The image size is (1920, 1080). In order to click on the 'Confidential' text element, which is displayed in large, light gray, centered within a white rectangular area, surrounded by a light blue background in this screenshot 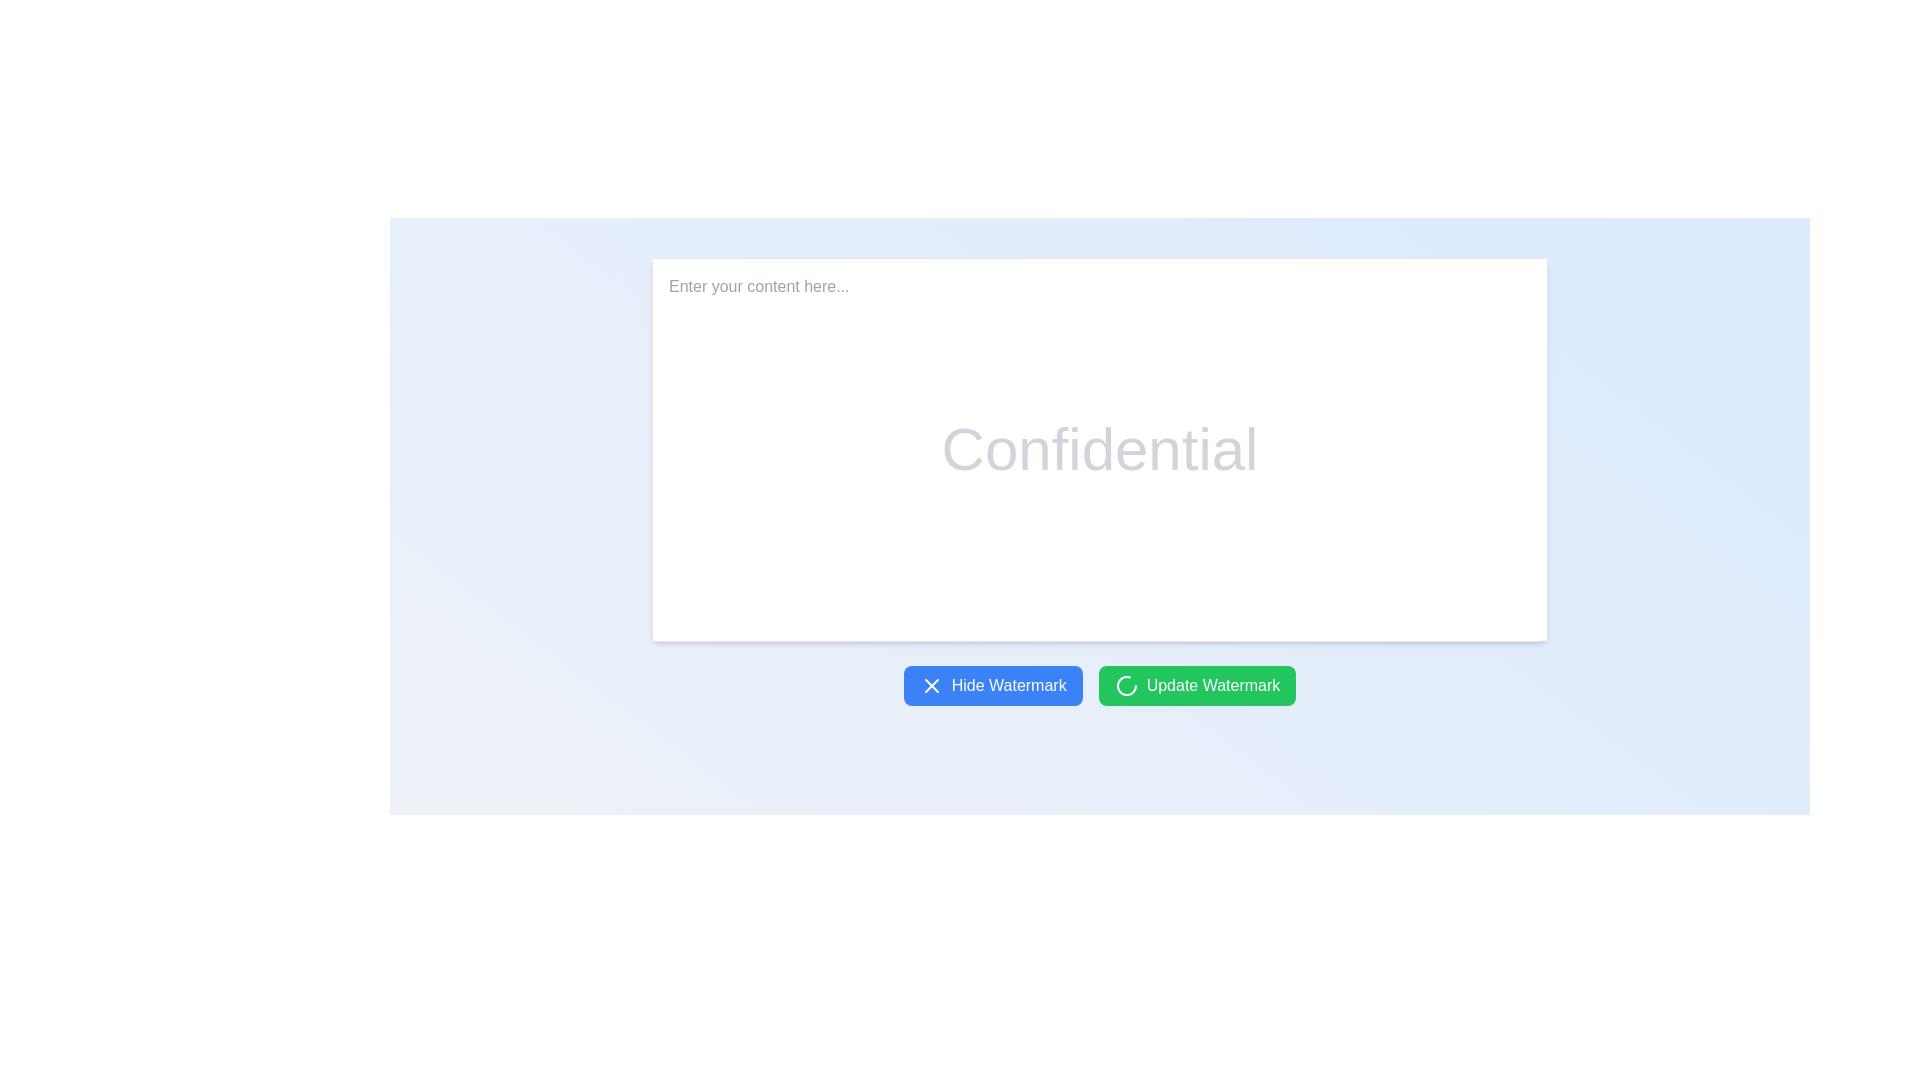, I will do `click(1098, 450)`.